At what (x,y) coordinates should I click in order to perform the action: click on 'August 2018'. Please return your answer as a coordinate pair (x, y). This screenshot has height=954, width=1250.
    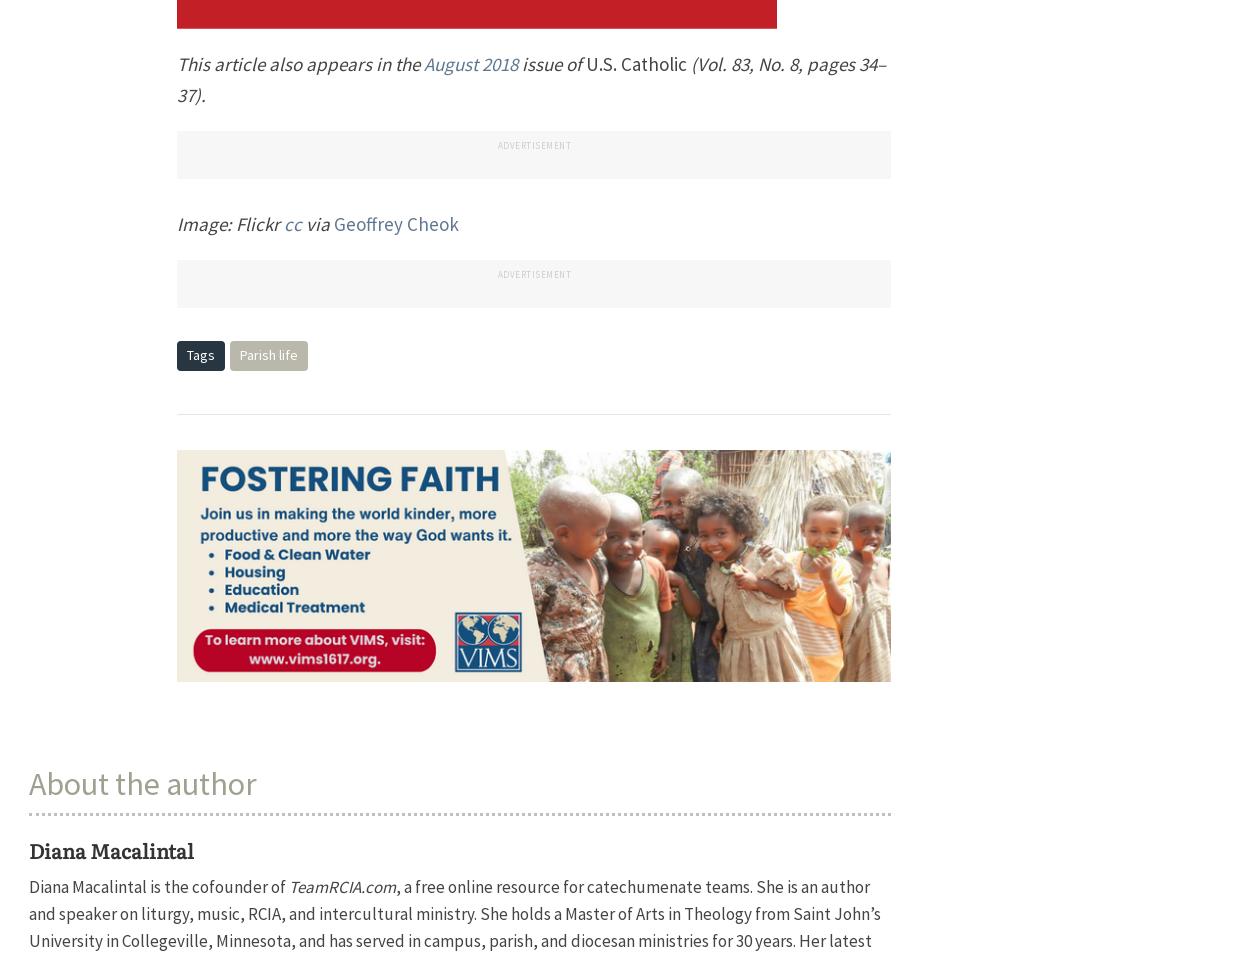
    Looking at the image, I should click on (470, 63).